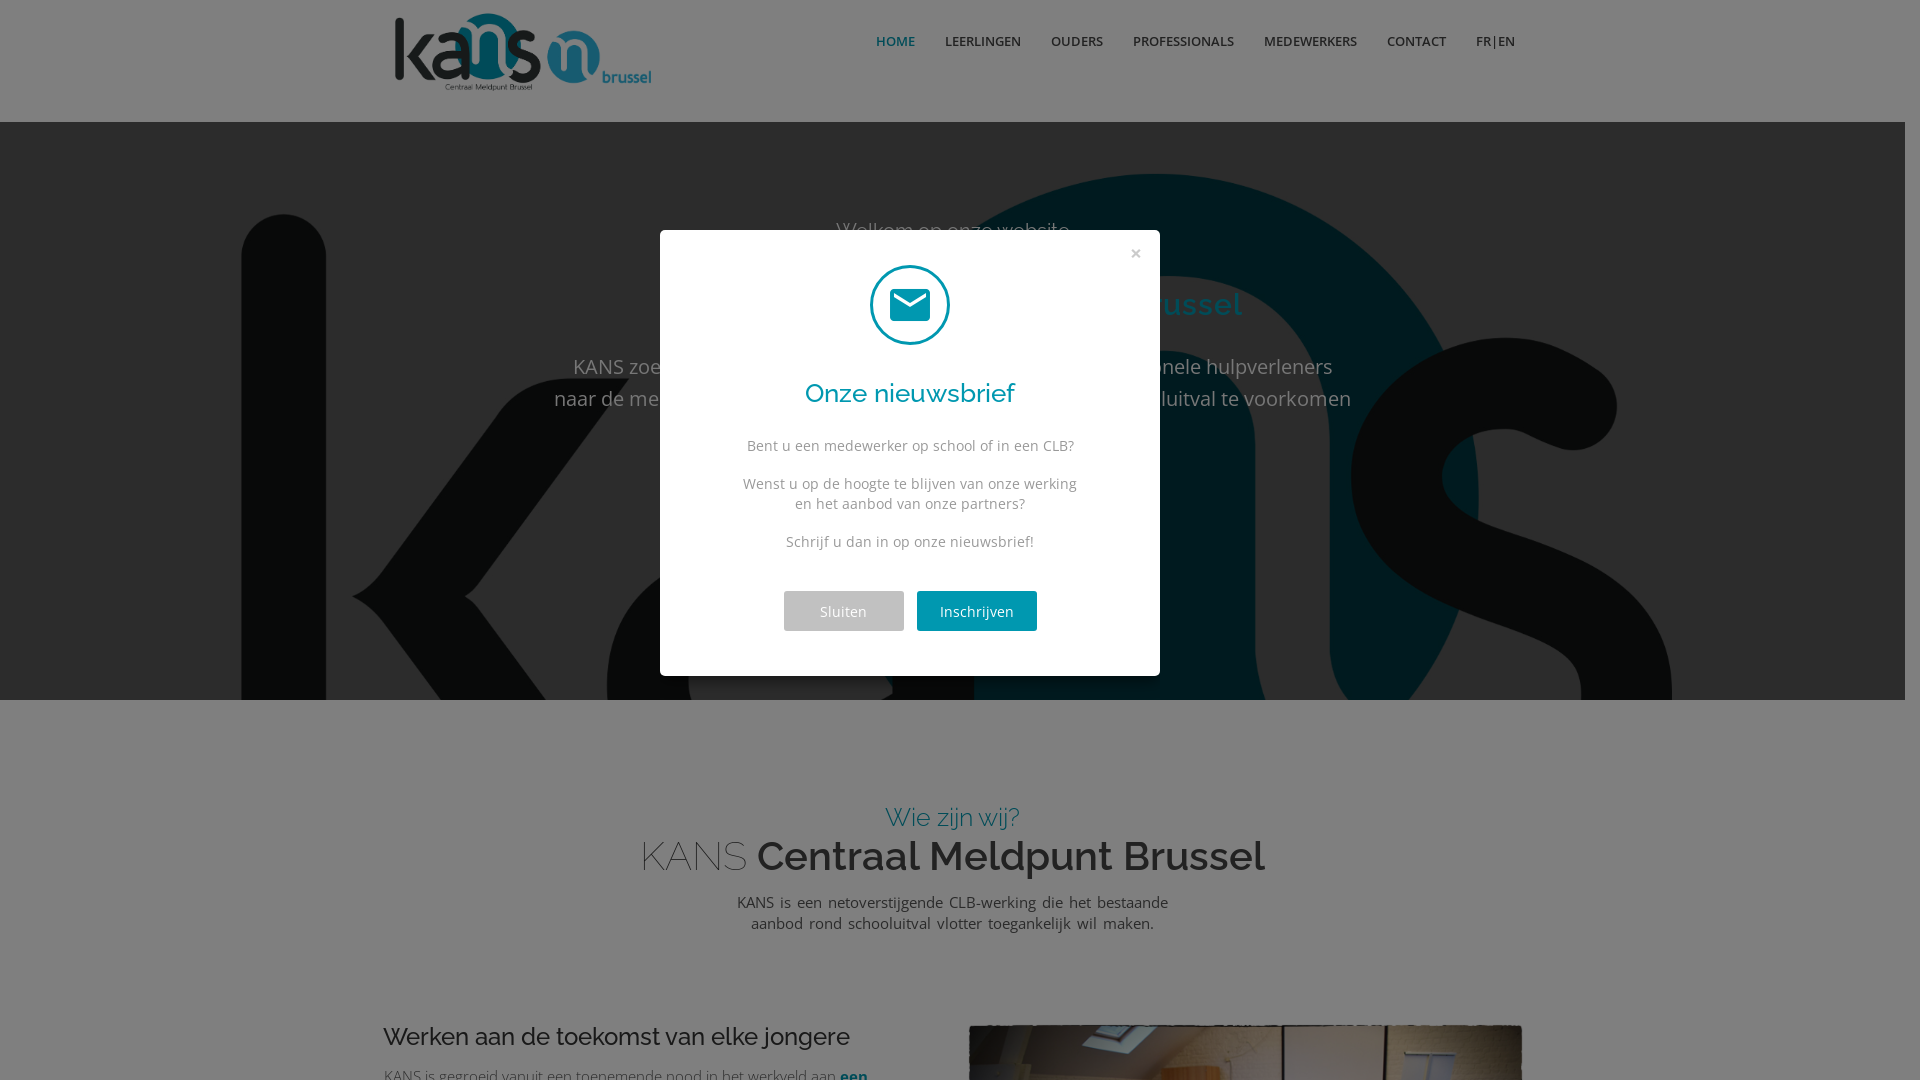 The width and height of the screenshot is (1920, 1080). What do you see at coordinates (1415, 41) in the screenshot?
I see `'CONTACT'` at bounding box center [1415, 41].